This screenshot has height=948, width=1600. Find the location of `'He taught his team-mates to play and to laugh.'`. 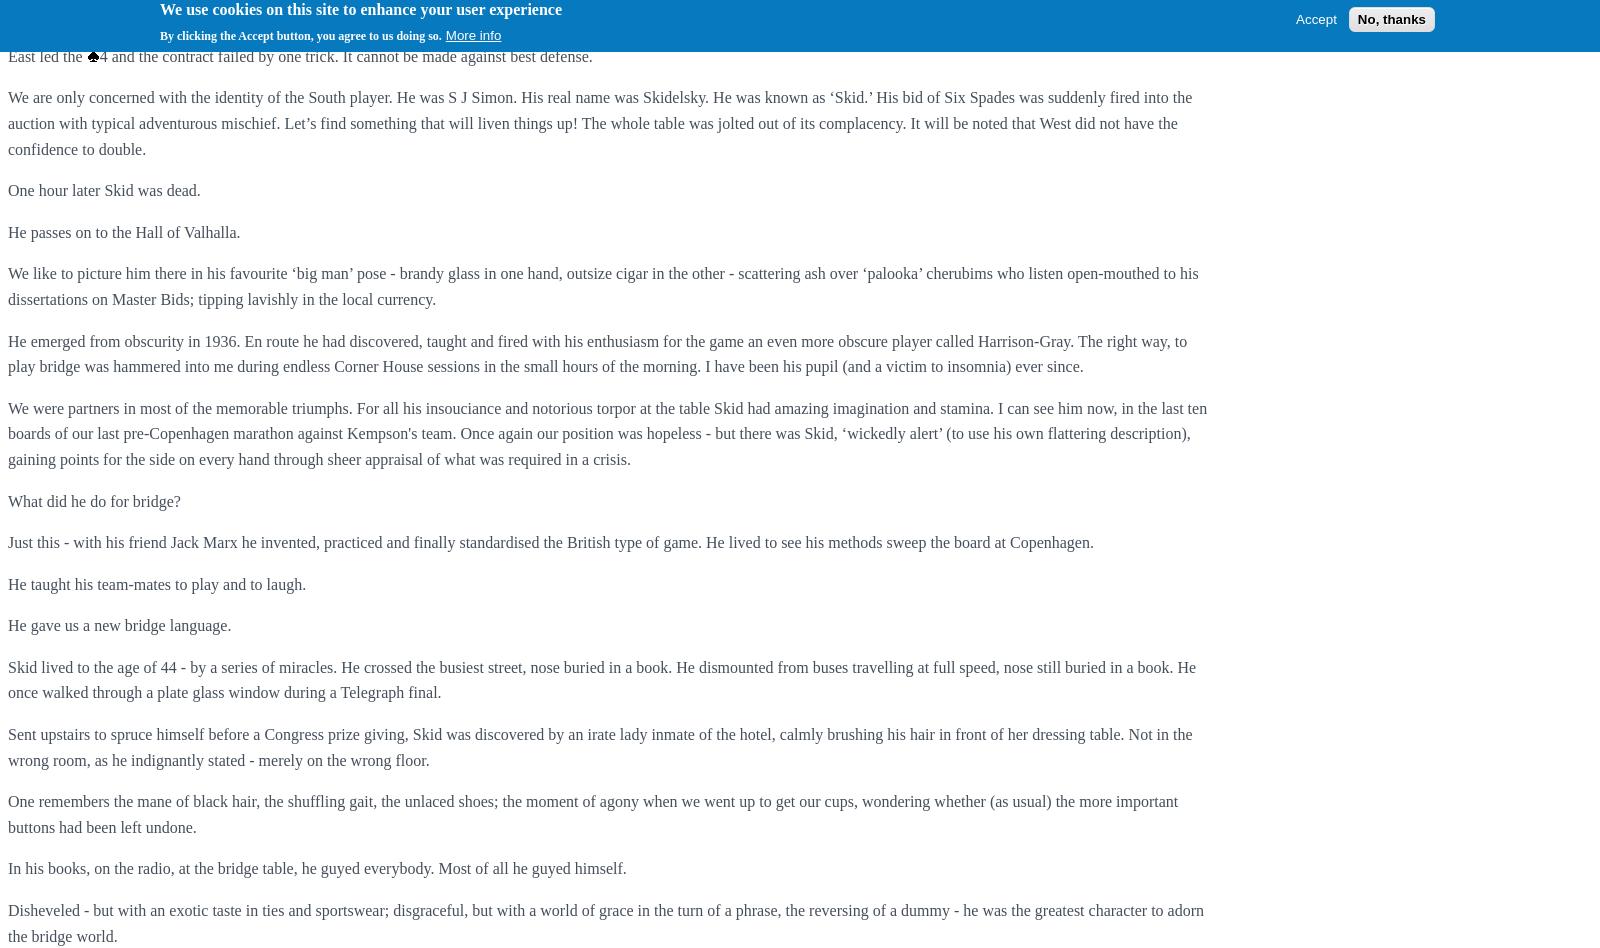

'He taught his team-mates to play and to laugh.' is located at coordinates (155, 583).